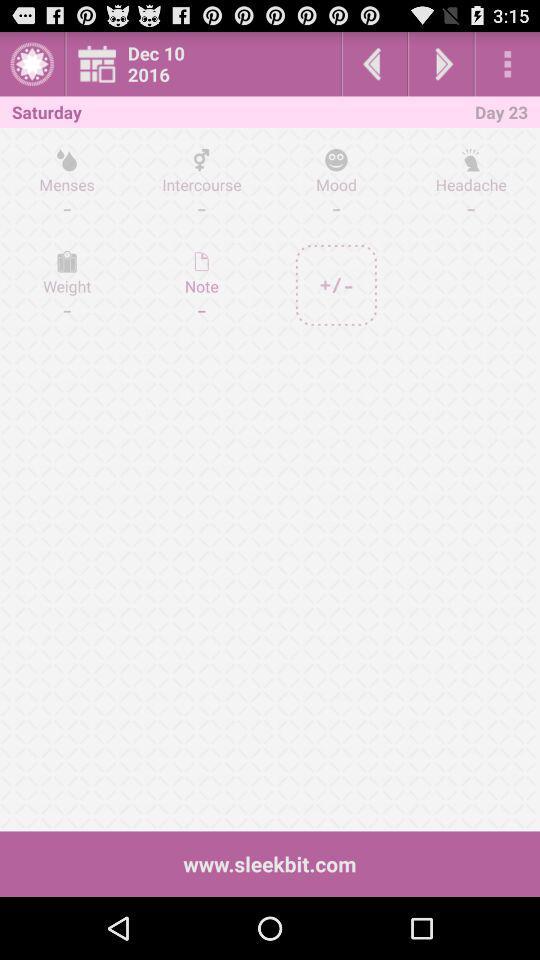 The width and height of the screenshot is (540, 960). Describe the element at coordinates (374, 63) in the screenshot. I see `go back` at that location.